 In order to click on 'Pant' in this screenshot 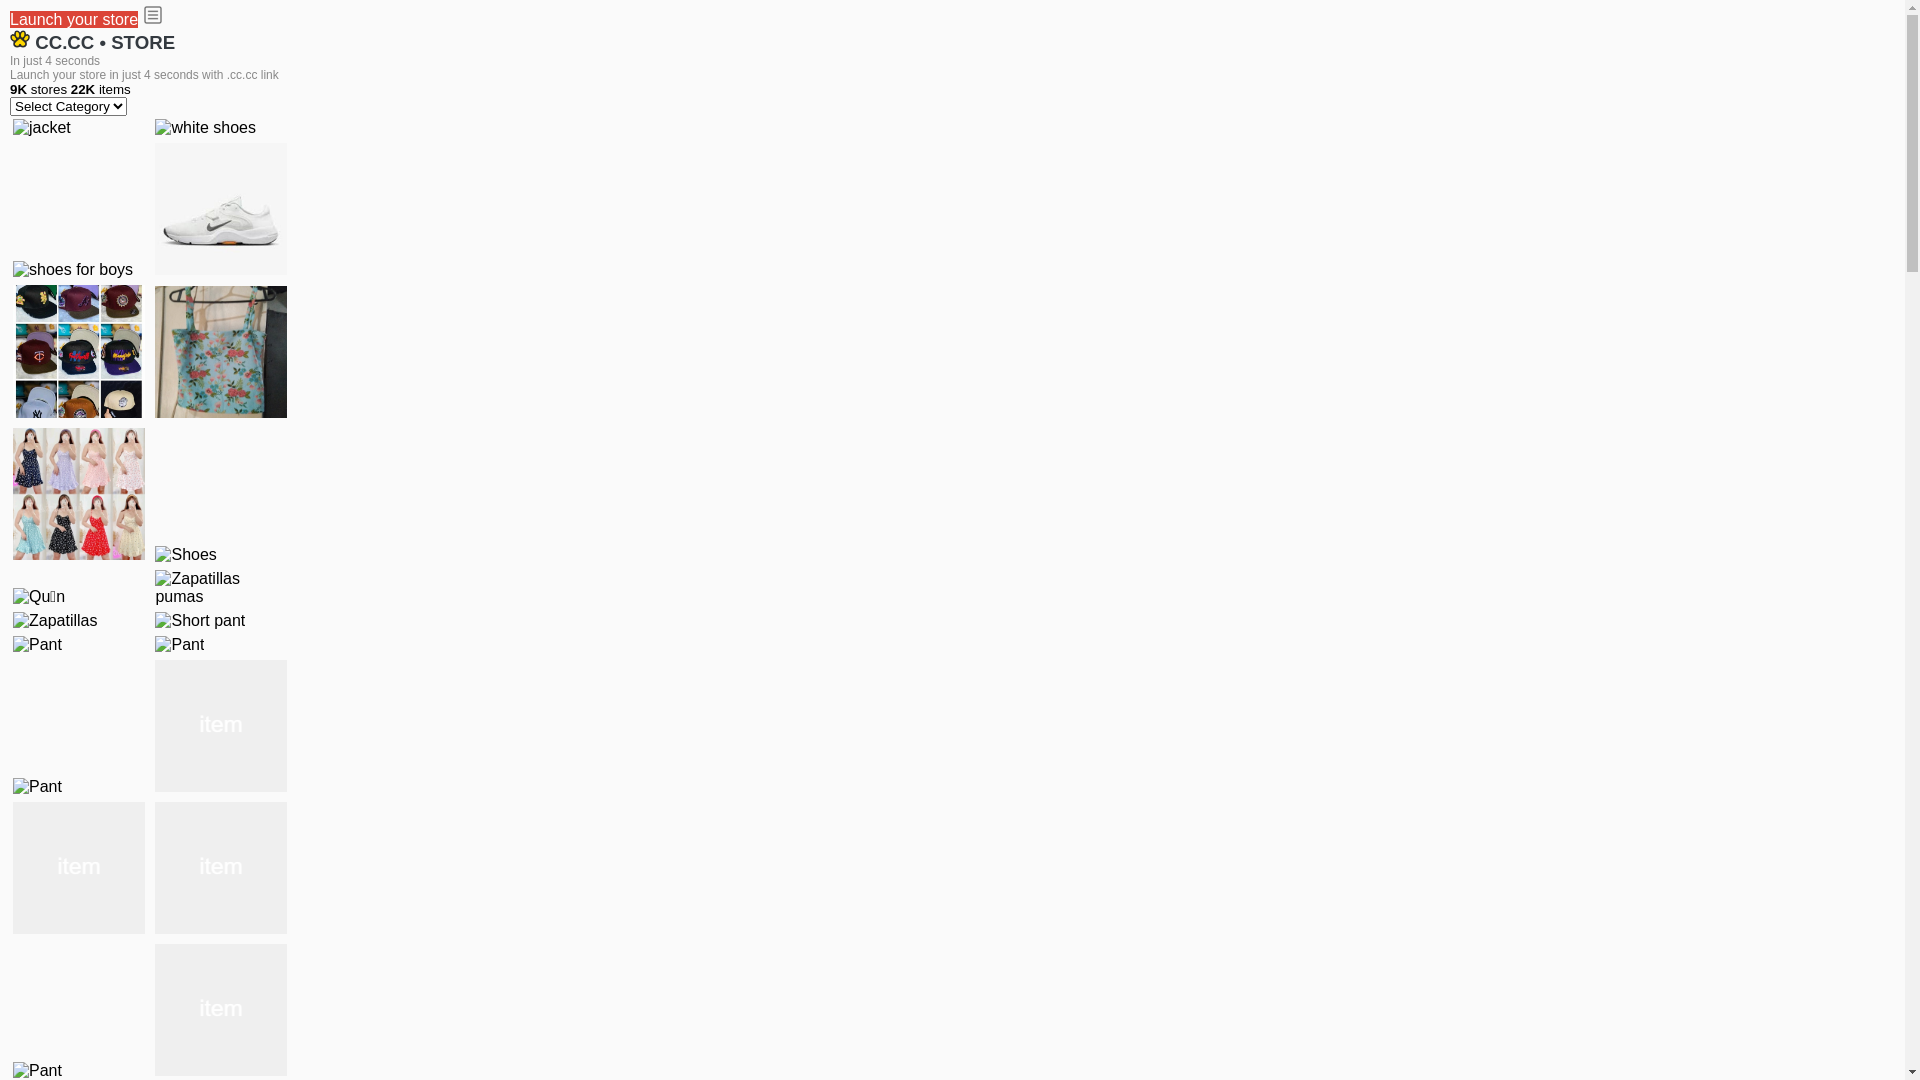, I will do `click(179, 644)`.